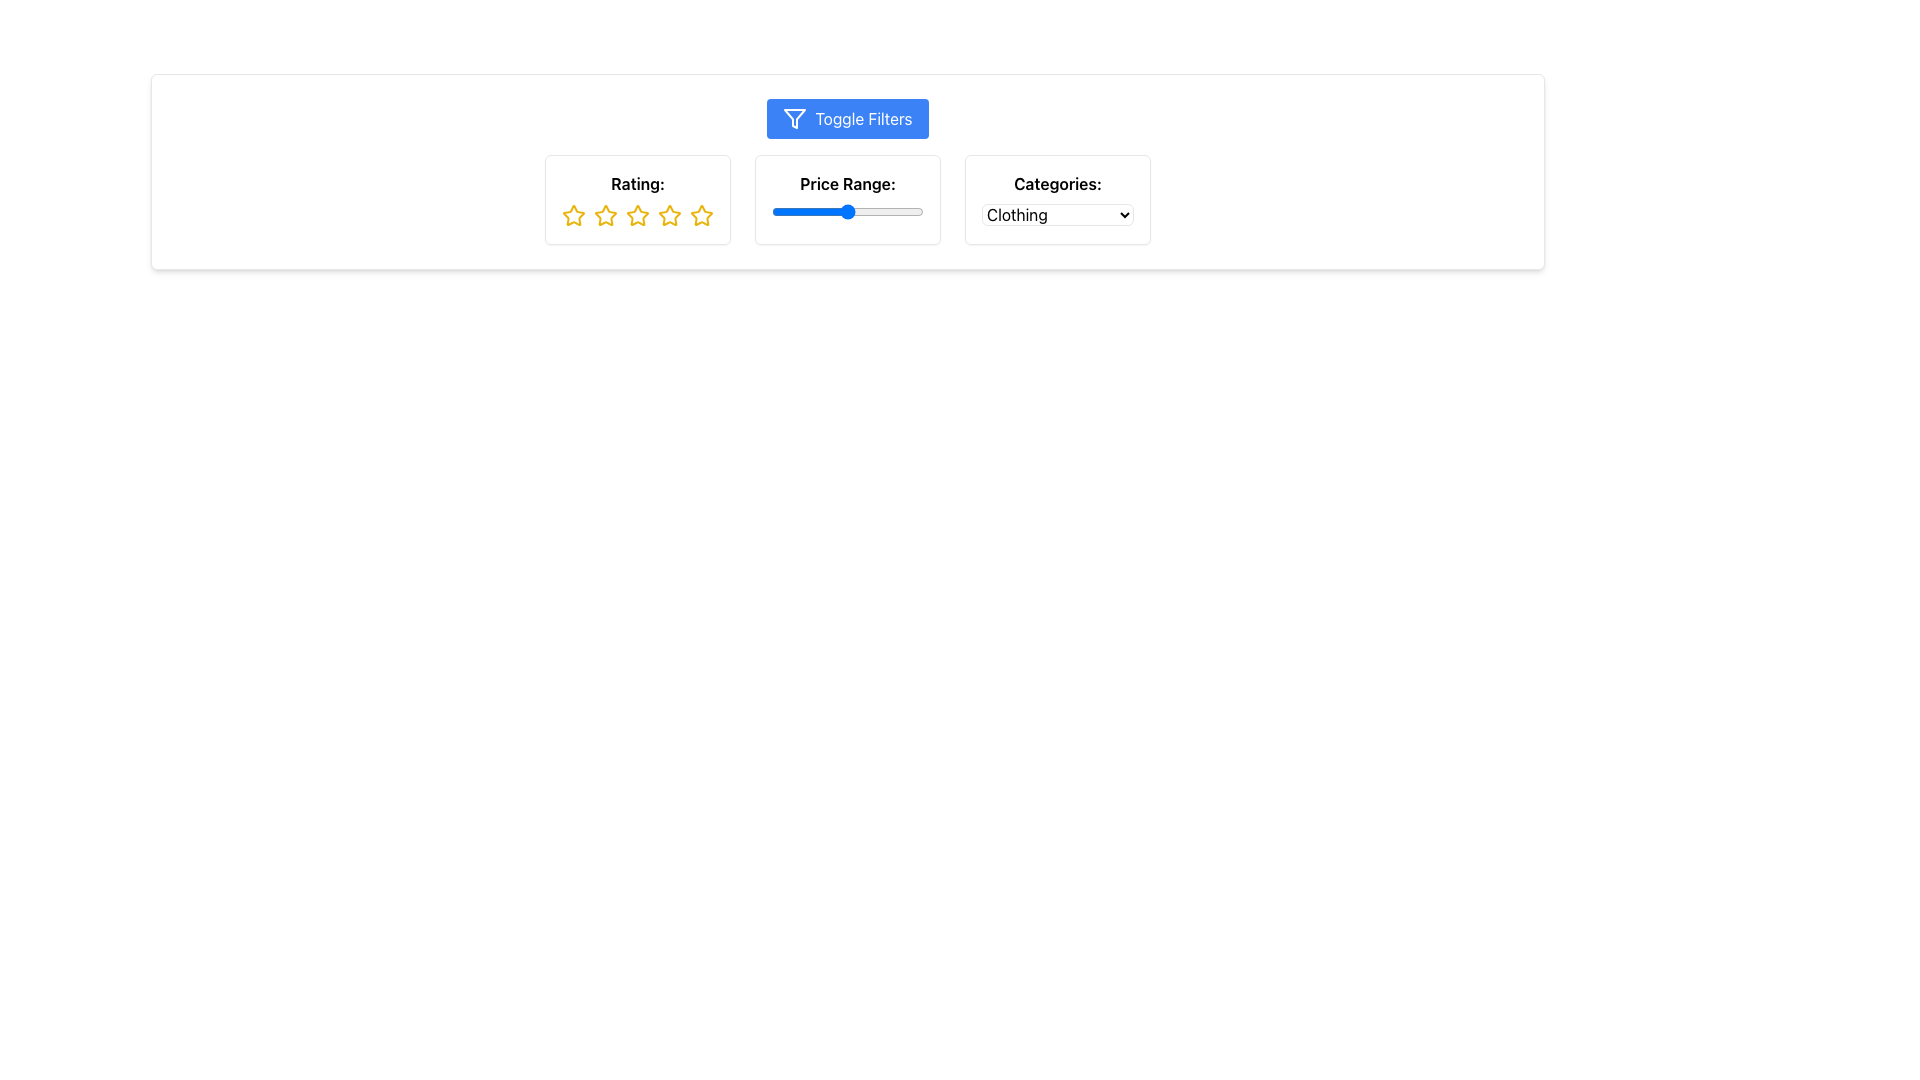 This screenshot has width=1920, height=1080. I want to click on the fifth star icon in the rating section, so click(701, 215).